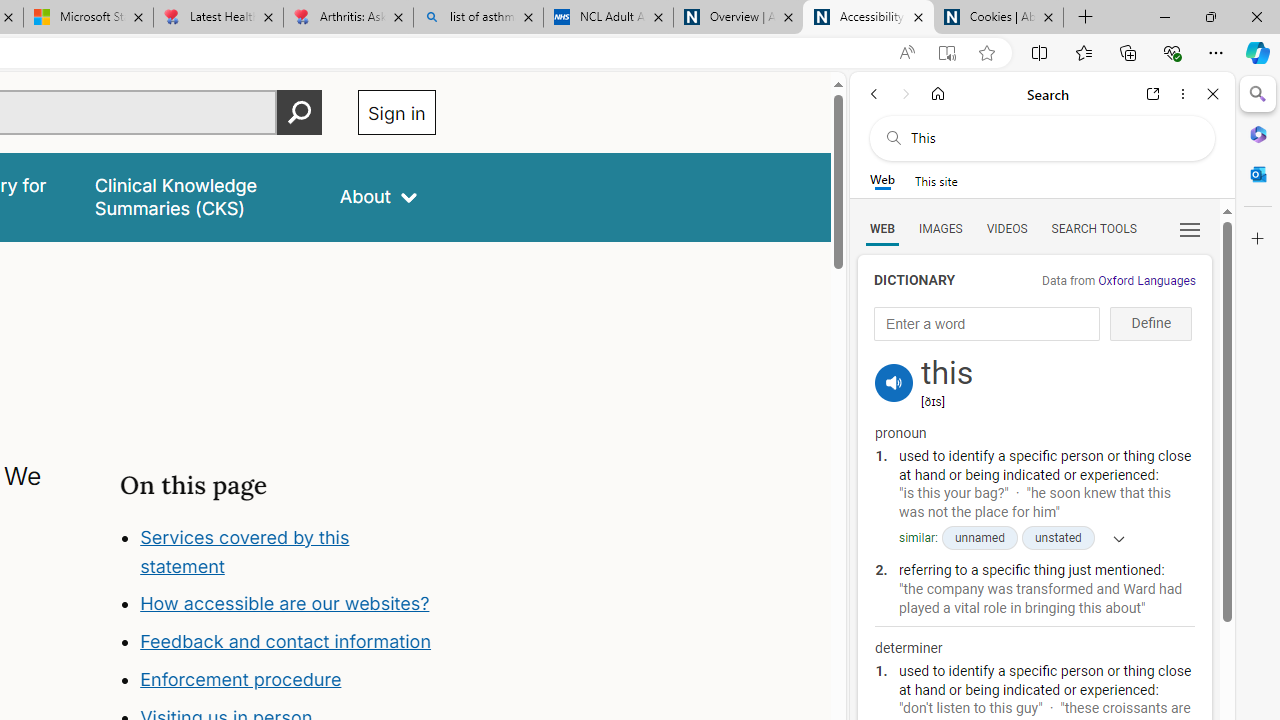 The width and height of the screenshot is (1280, 720). What do you see at coordinates (1146, 281) in the screenshot?
I see `'Oxford Languages'` at bounding box center [1146, 281].